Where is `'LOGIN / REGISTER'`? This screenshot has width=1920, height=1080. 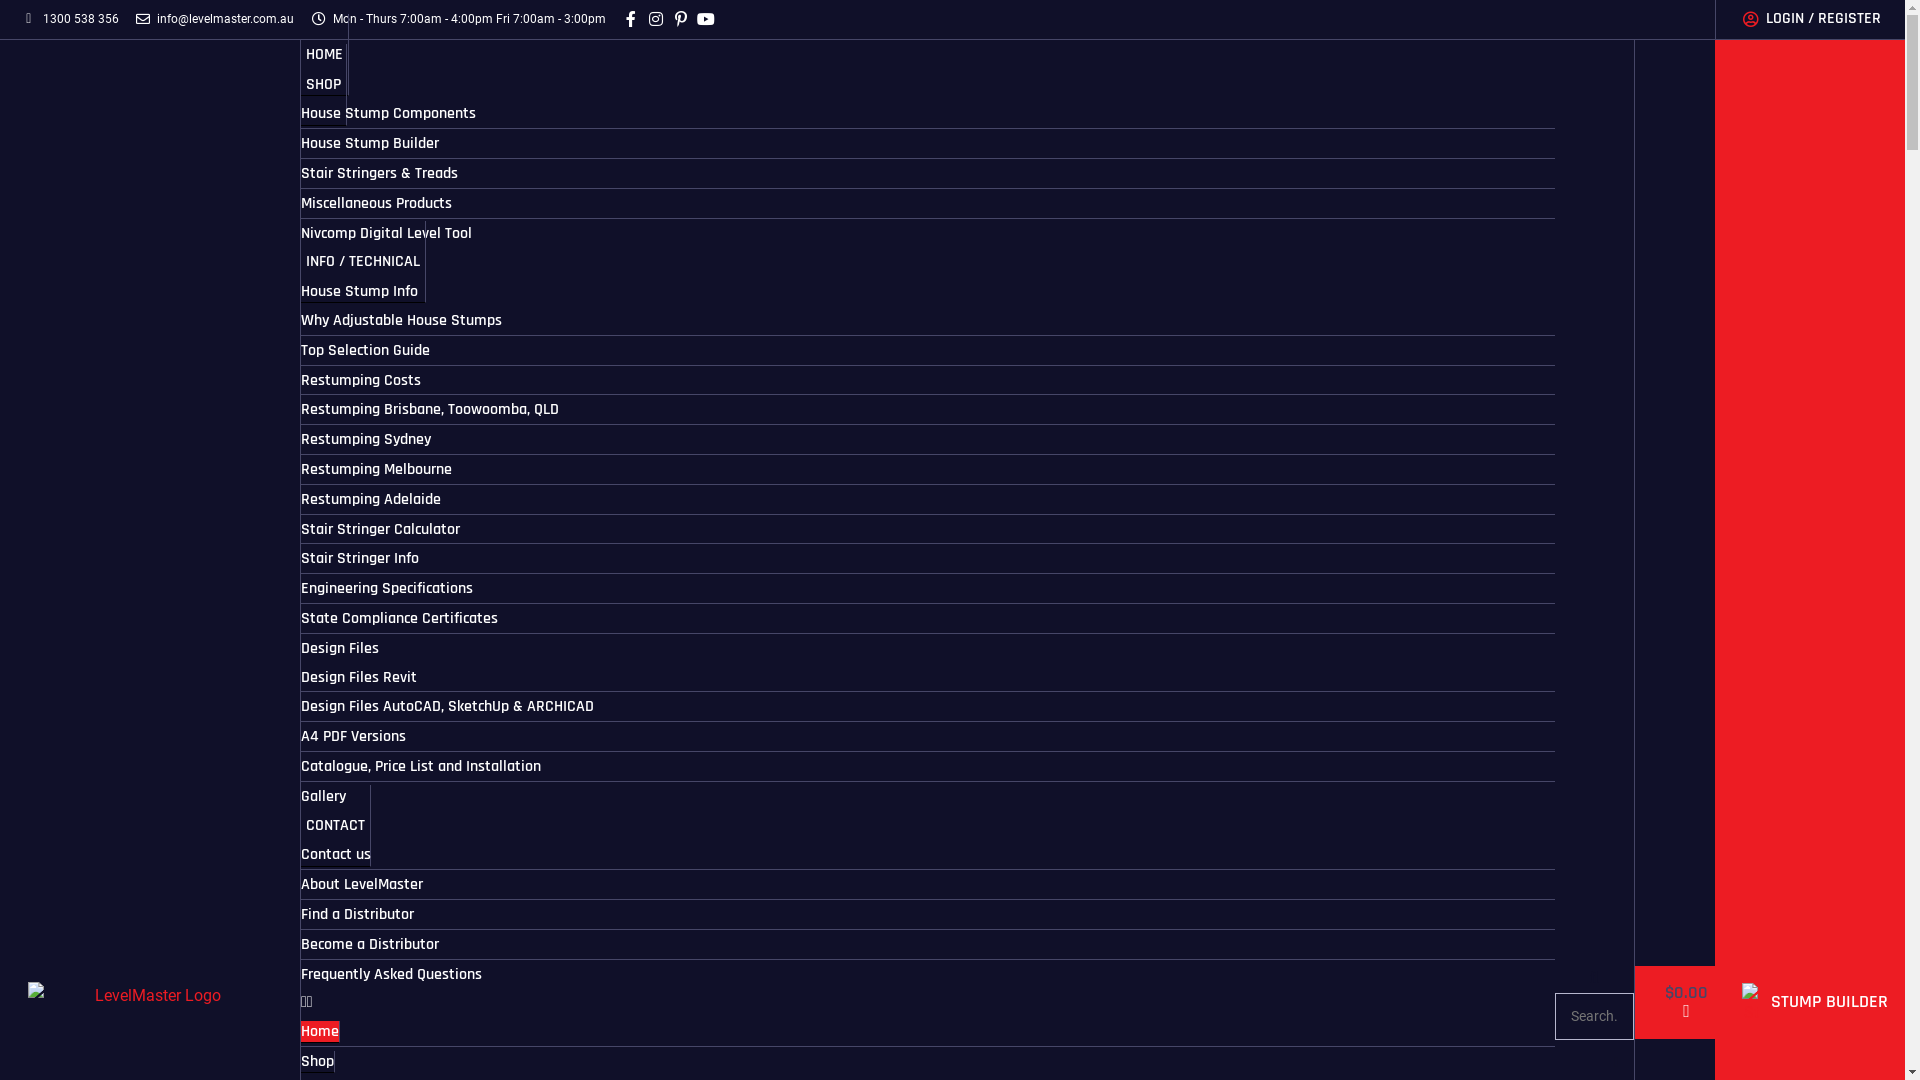
'LOGIN / REGISTER' is located at coordinates (1738, 19).